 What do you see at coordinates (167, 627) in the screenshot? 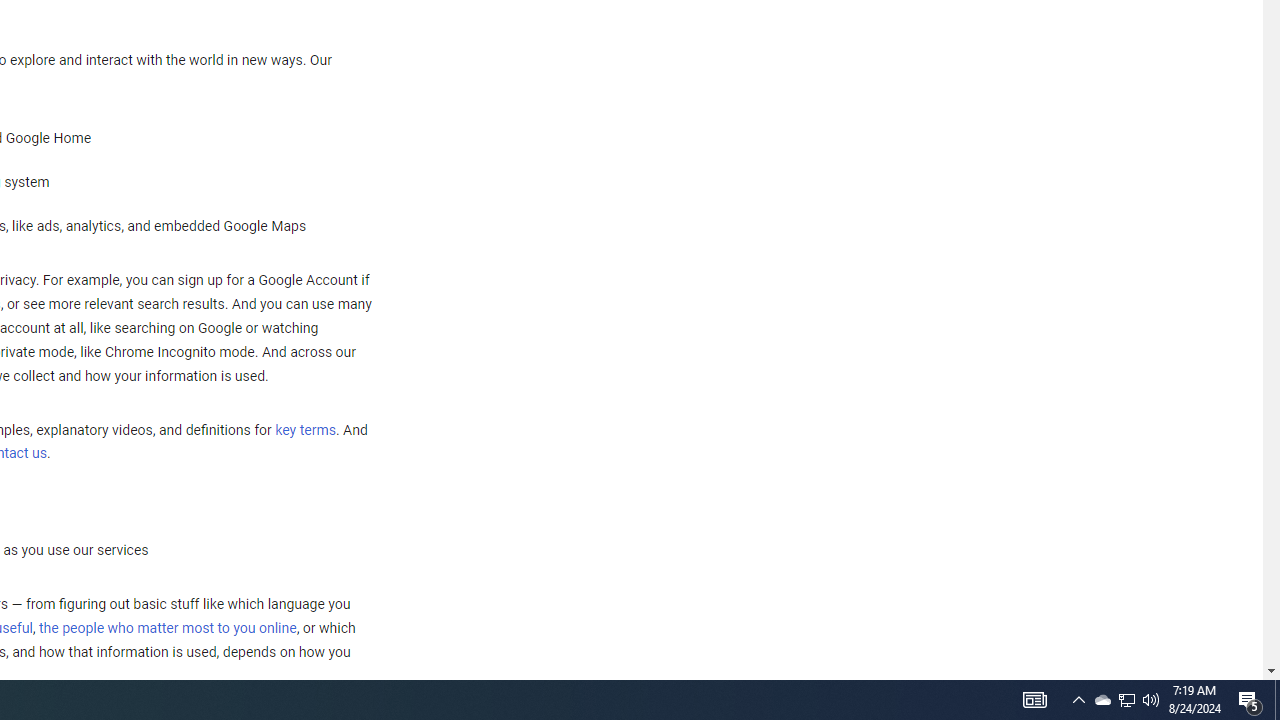
I see `'the people who matter most to you online'` at bounding box center [167, 627].